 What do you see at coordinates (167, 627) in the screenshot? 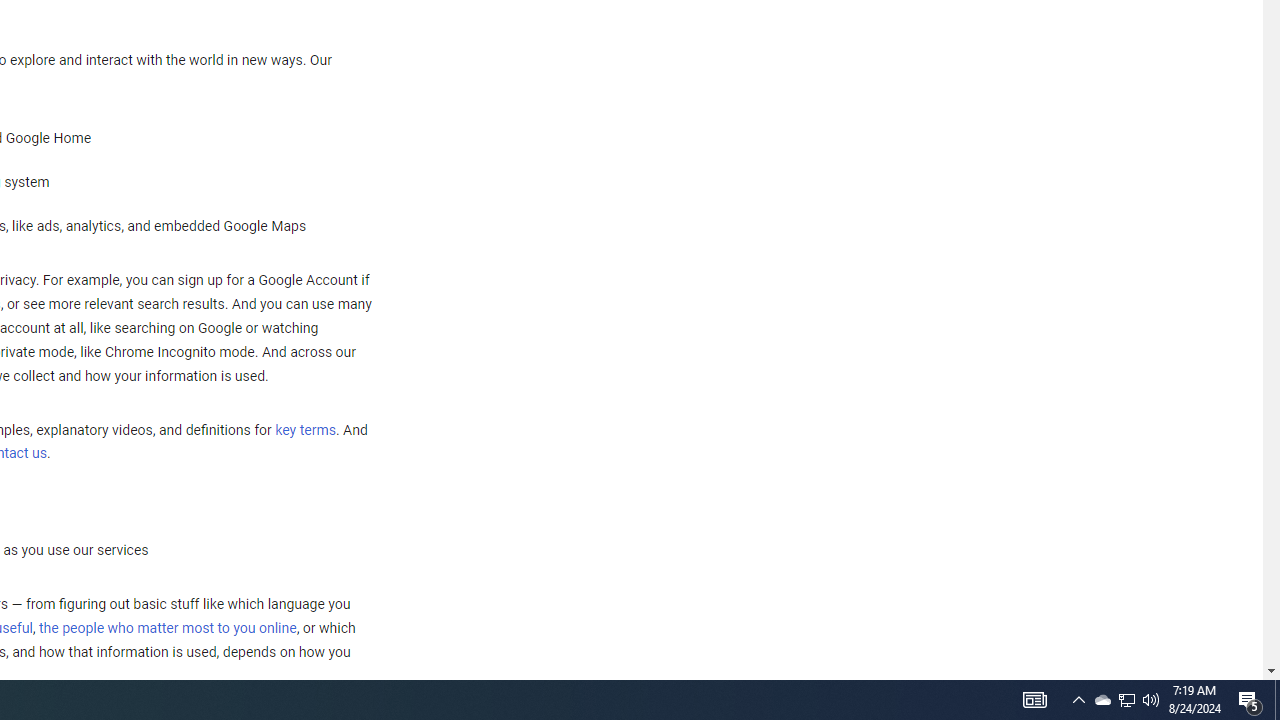
I see `'the people who matter most to you online'` at bounding box center [167, 627].